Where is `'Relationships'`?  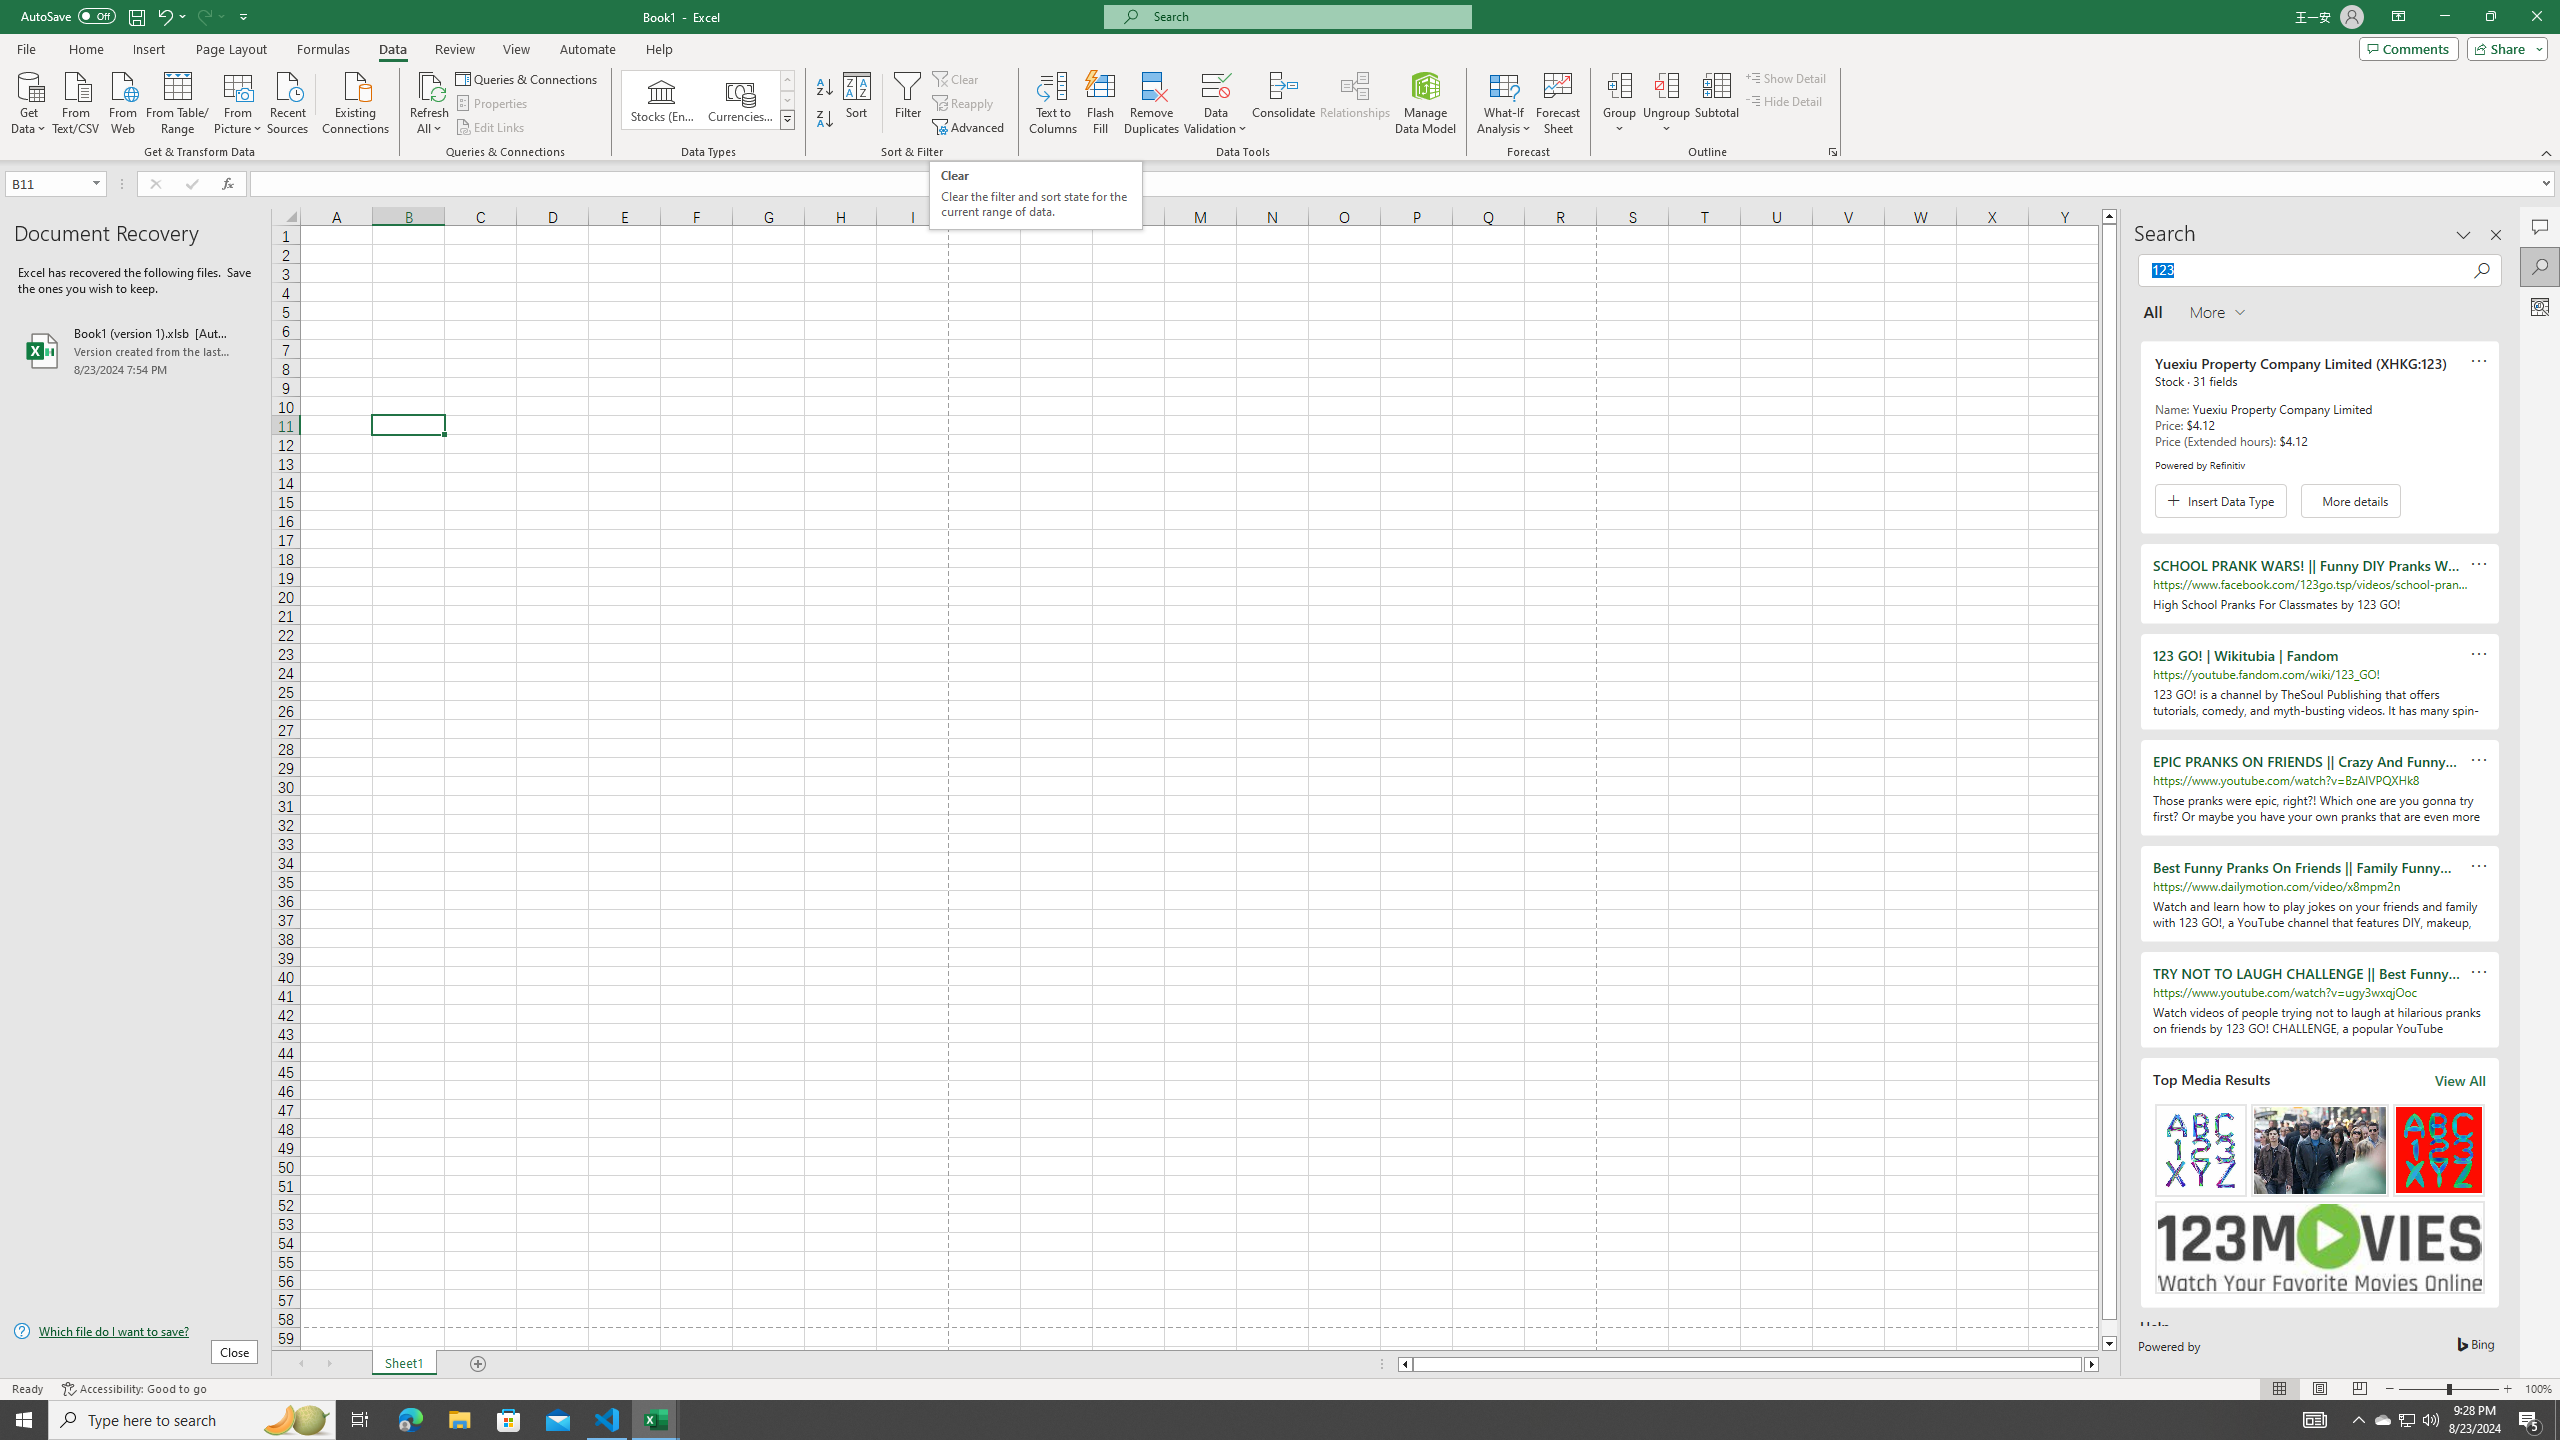
'Relationships' is located at coordinates (1354, 103).